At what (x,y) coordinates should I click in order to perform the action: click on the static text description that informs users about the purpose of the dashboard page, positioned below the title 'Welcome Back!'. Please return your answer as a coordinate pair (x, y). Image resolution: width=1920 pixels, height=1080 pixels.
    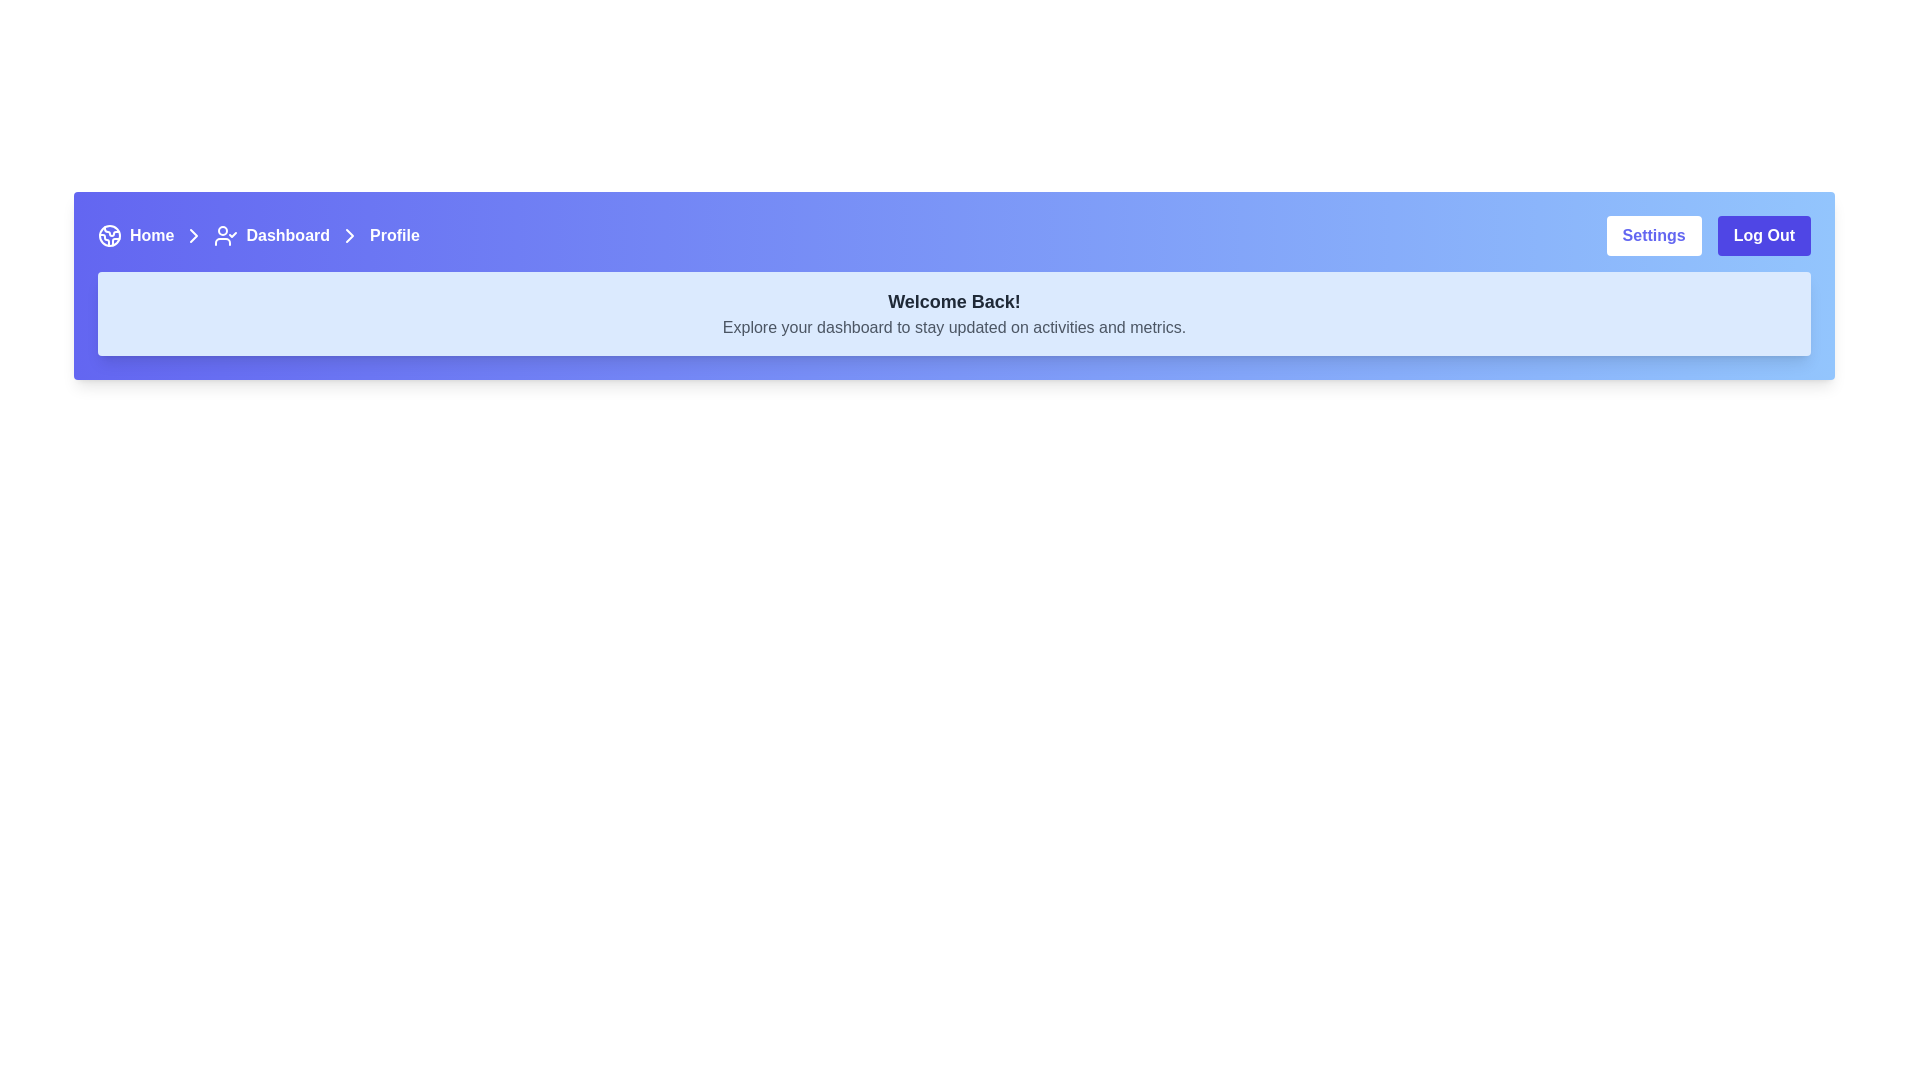
    Looking at the image, I should click on (953, 326).